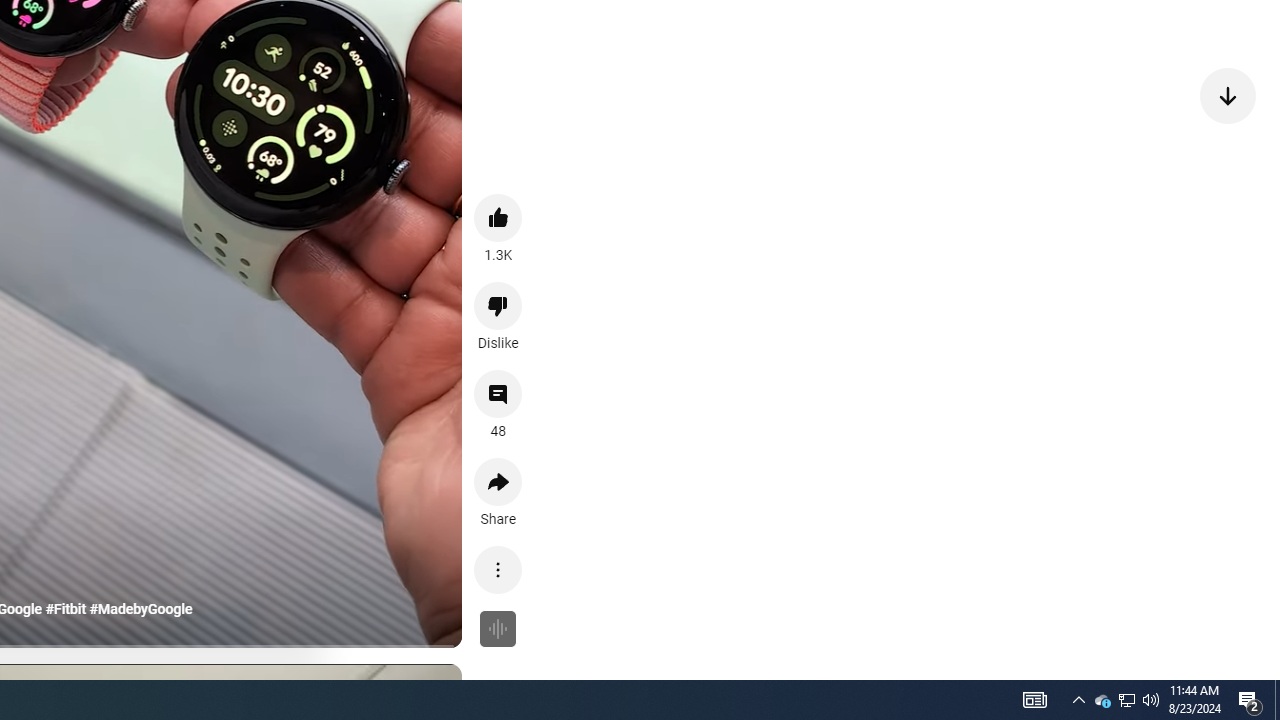 Image resolution: width=1280 pixels, height=720 pixels. What do you see at coordinates (498, 482) in the screenshot?
I see `'Share'` at bounding box center [498, 482].